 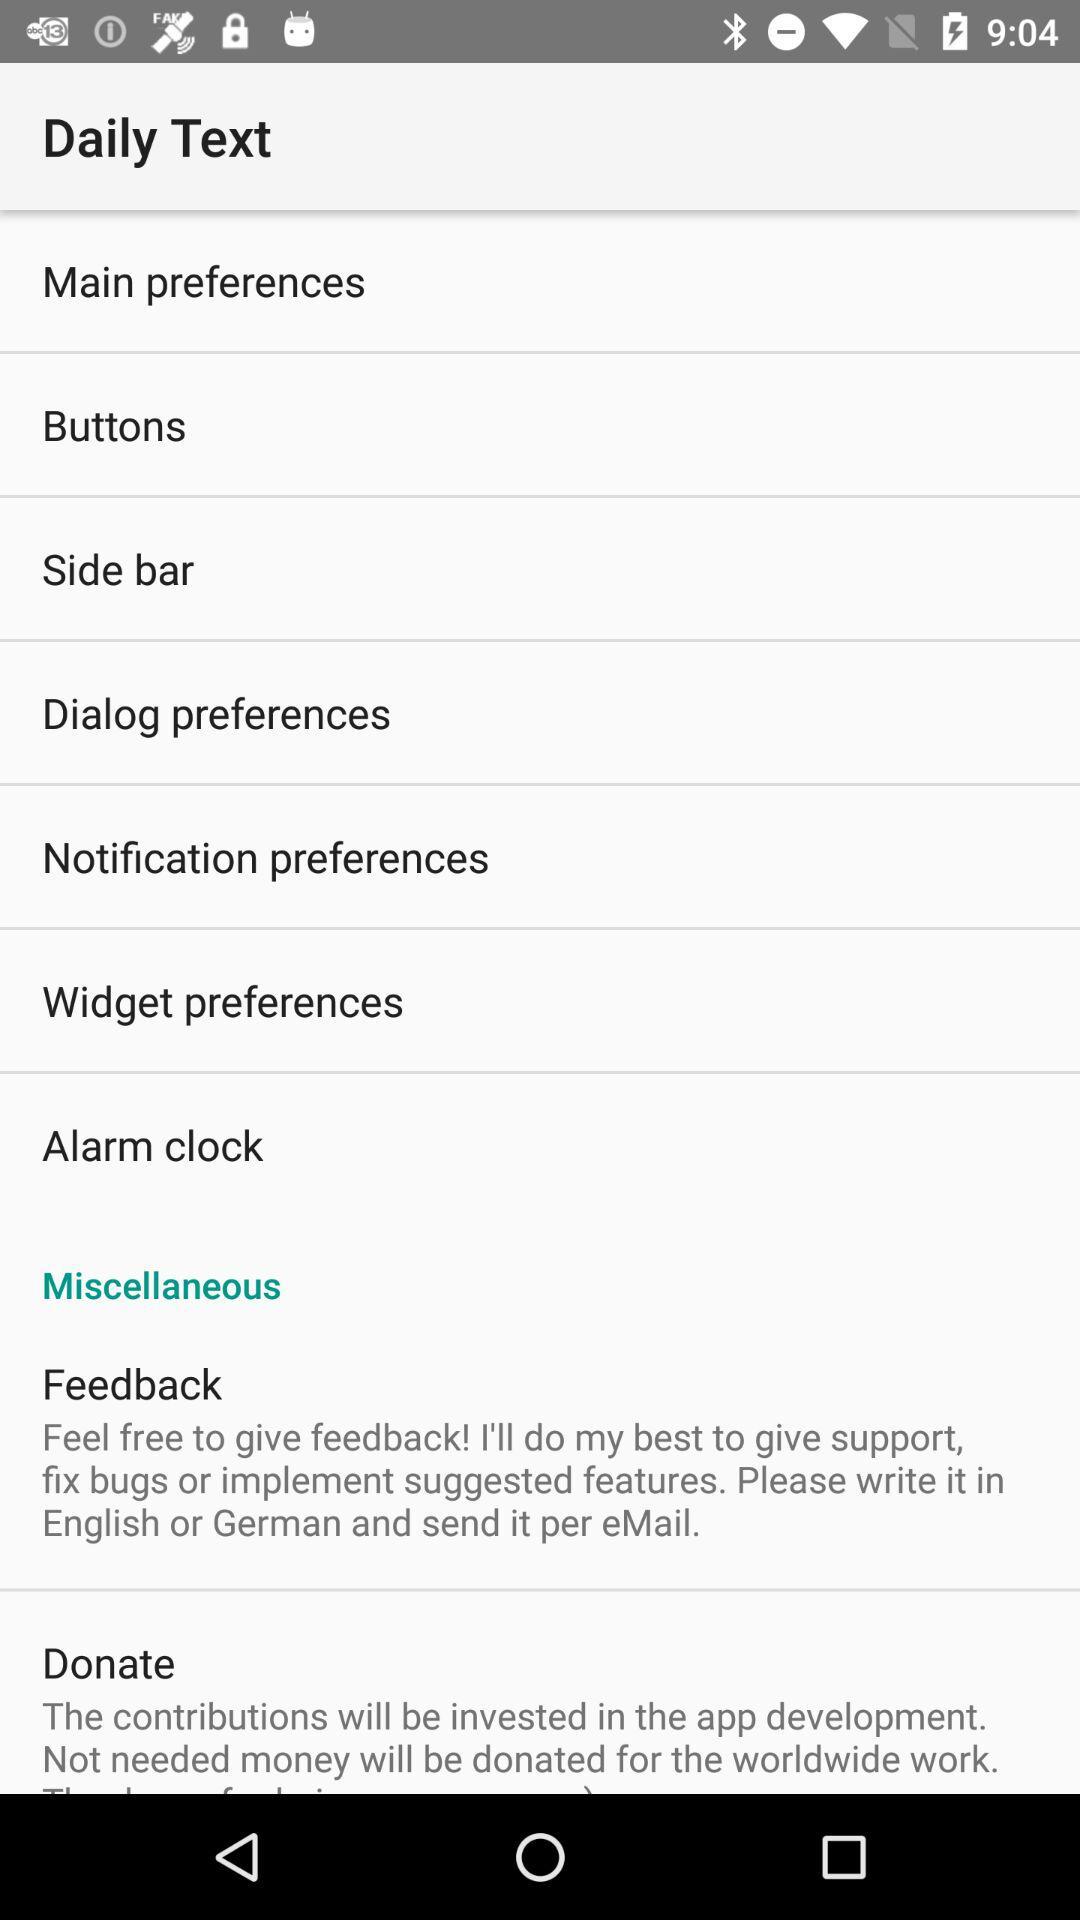 What do you see at coordinates (540, 1478) in the screenshot?
I see `the icon above the donate icon` at bounding box center [540, 1478].